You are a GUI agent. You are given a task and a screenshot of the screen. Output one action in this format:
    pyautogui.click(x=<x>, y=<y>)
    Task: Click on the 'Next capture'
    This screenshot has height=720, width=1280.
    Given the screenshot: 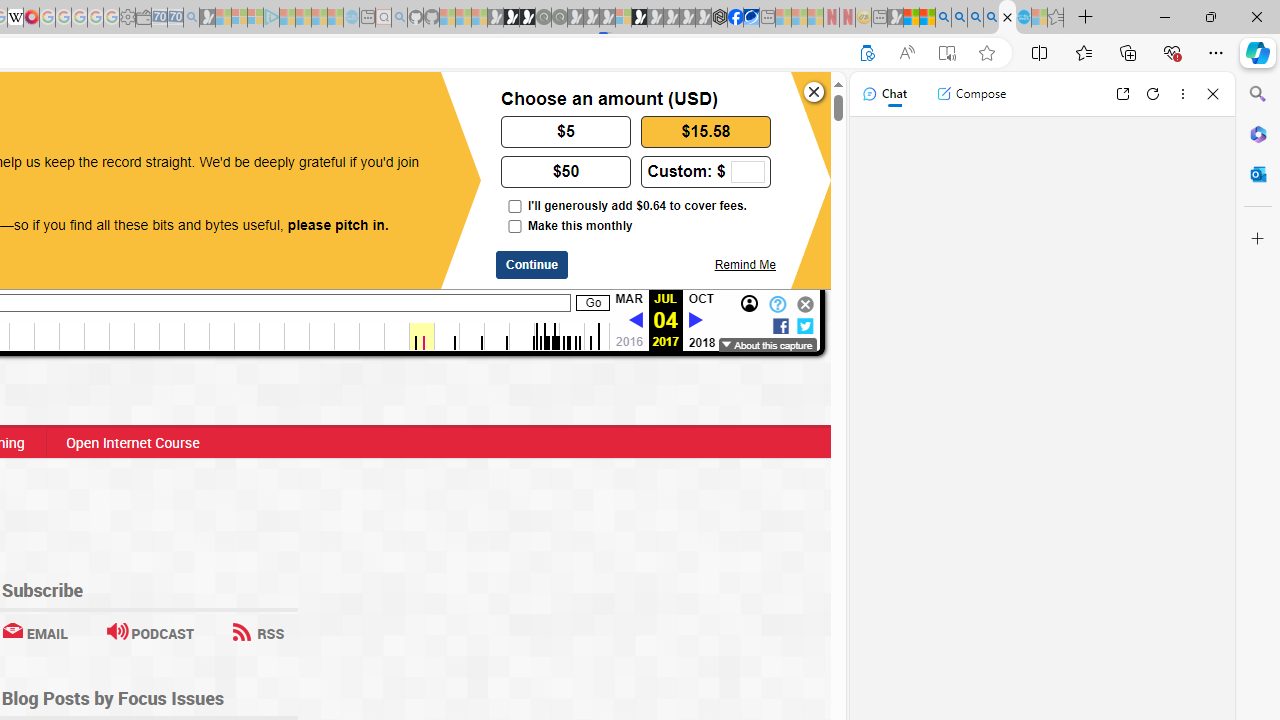 What is the action you would take?
    pyautogui.click(x=695, y=318)
    